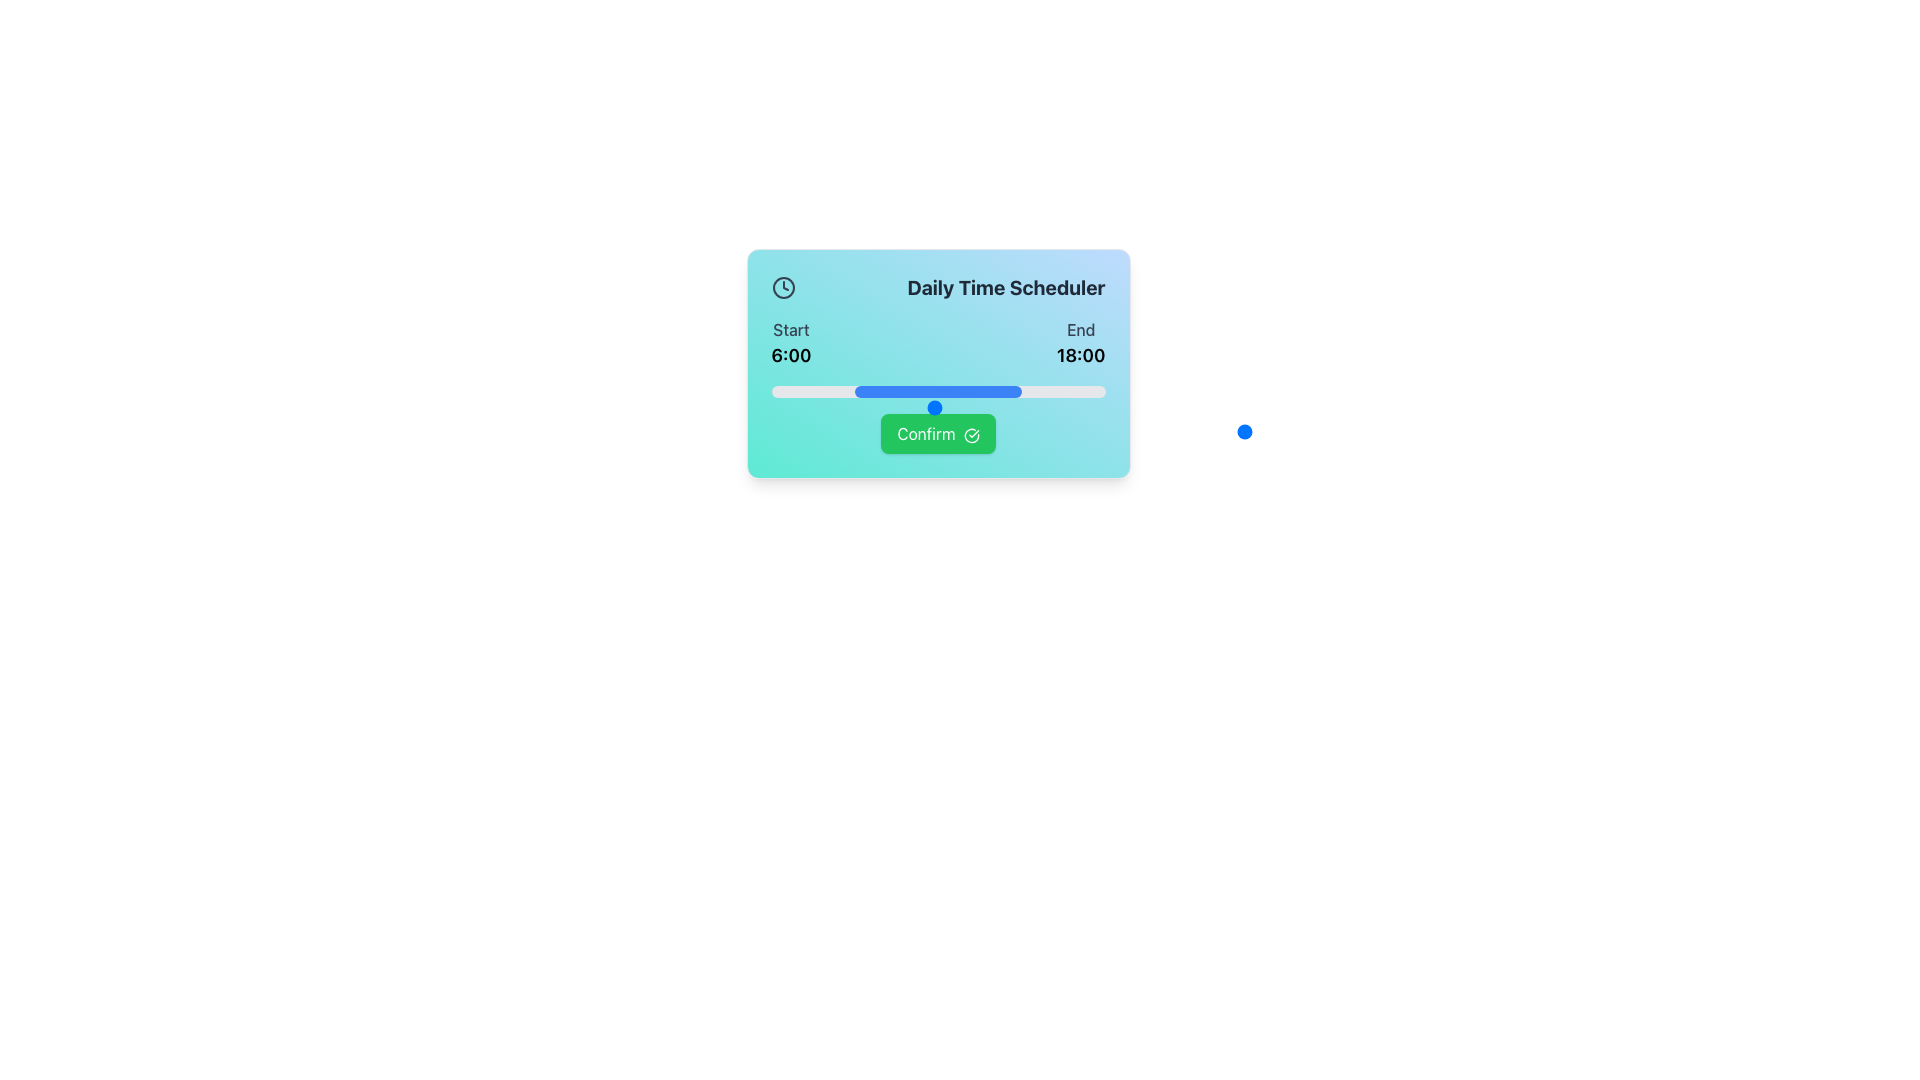 The width and height of the screenshot is (1920, 1080). Describe the element at coordinates (1006, 288) in the screenshot. I see `the 'Daily Time Scheduler' label which is a bold, large-sized text in dark gray, located at the top-right section of a light blue box` at that location.